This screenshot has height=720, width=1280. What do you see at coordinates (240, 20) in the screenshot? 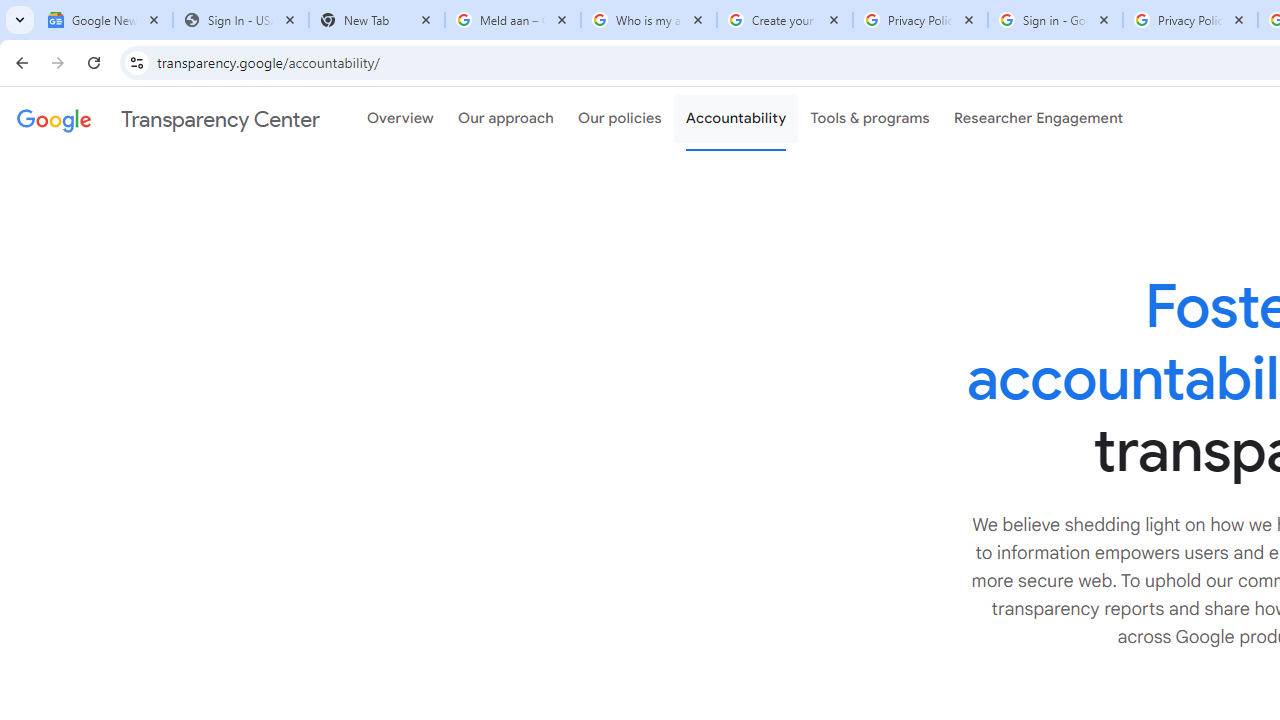
I see `'Sign In - USA TODAY'` at bounding box center [240, 20].